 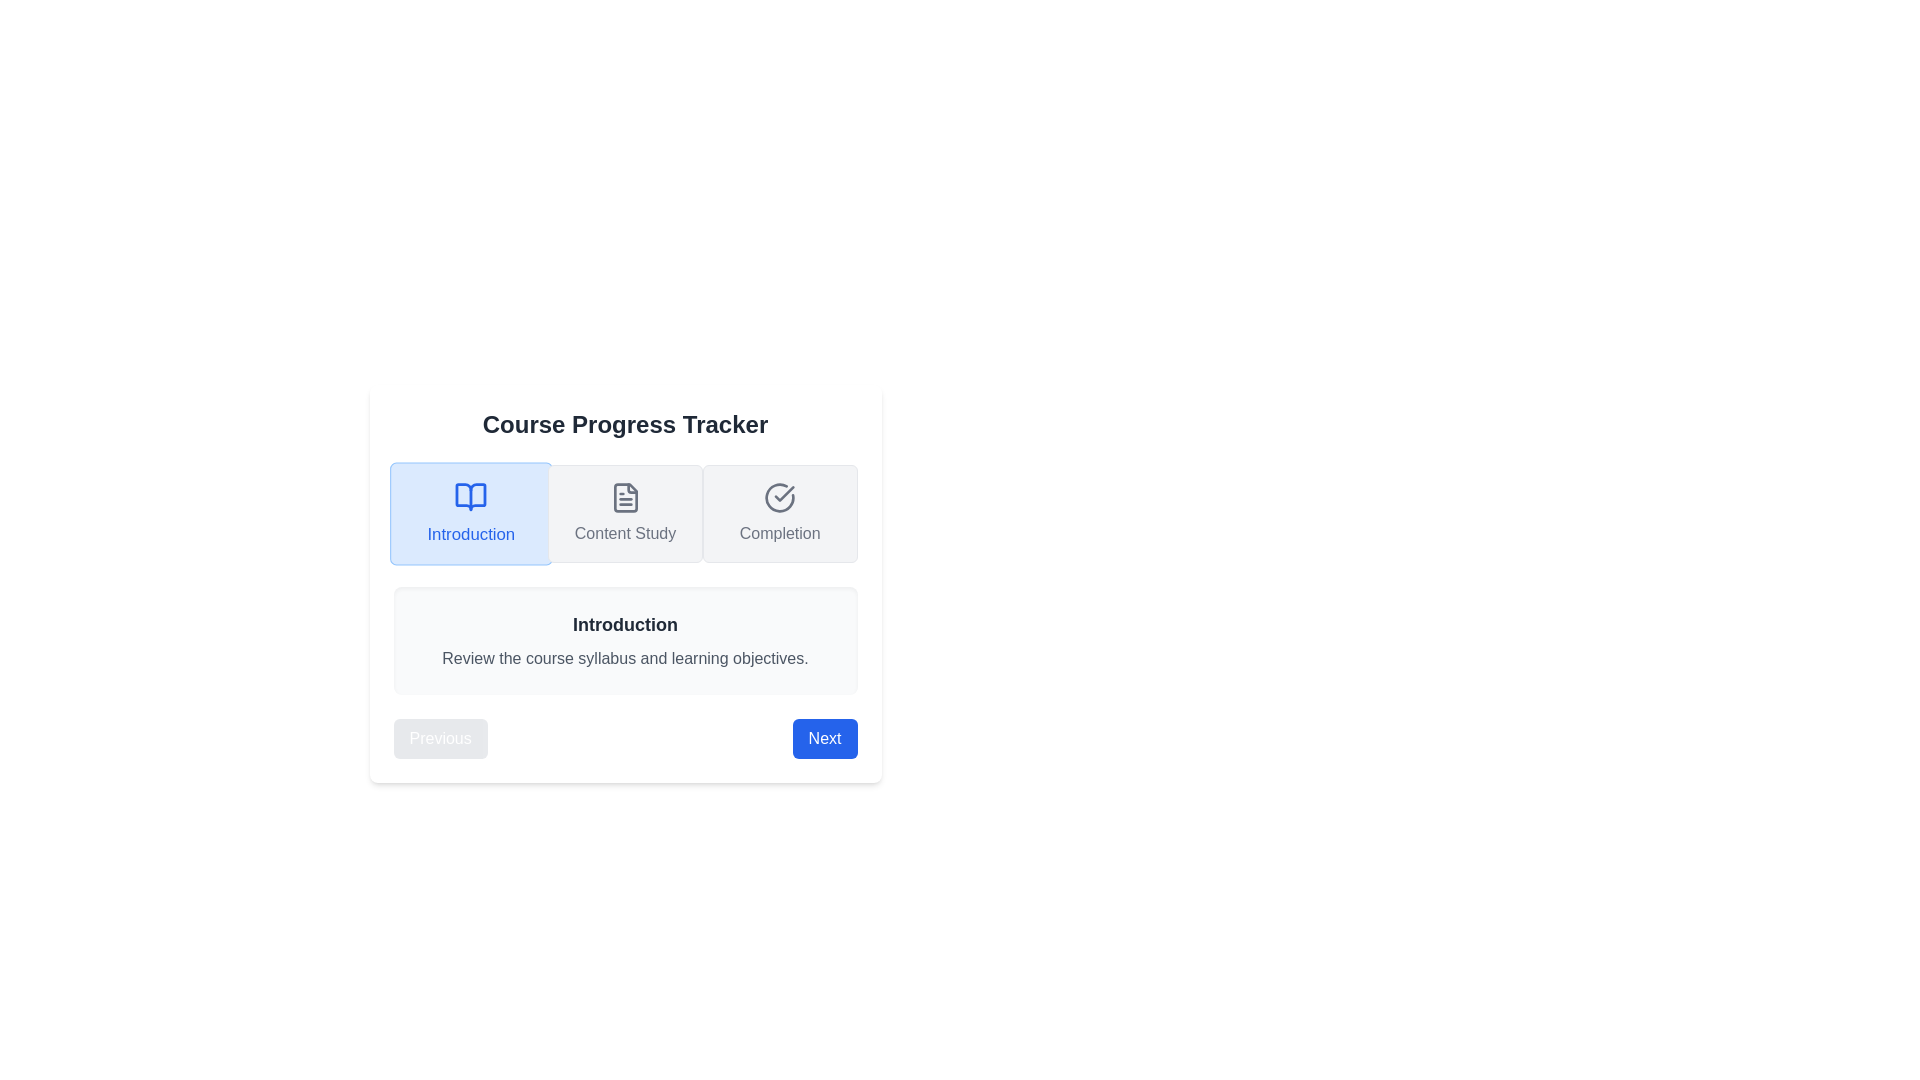 What do you see at coordinates (783, 493) in the screenshot?
I see `the checkmark icon in the 'Completion' tab, which serves as a visual confirmation or success indicator, positioned slightly above its center within the circular graphic` at bounding box center [783, 493].